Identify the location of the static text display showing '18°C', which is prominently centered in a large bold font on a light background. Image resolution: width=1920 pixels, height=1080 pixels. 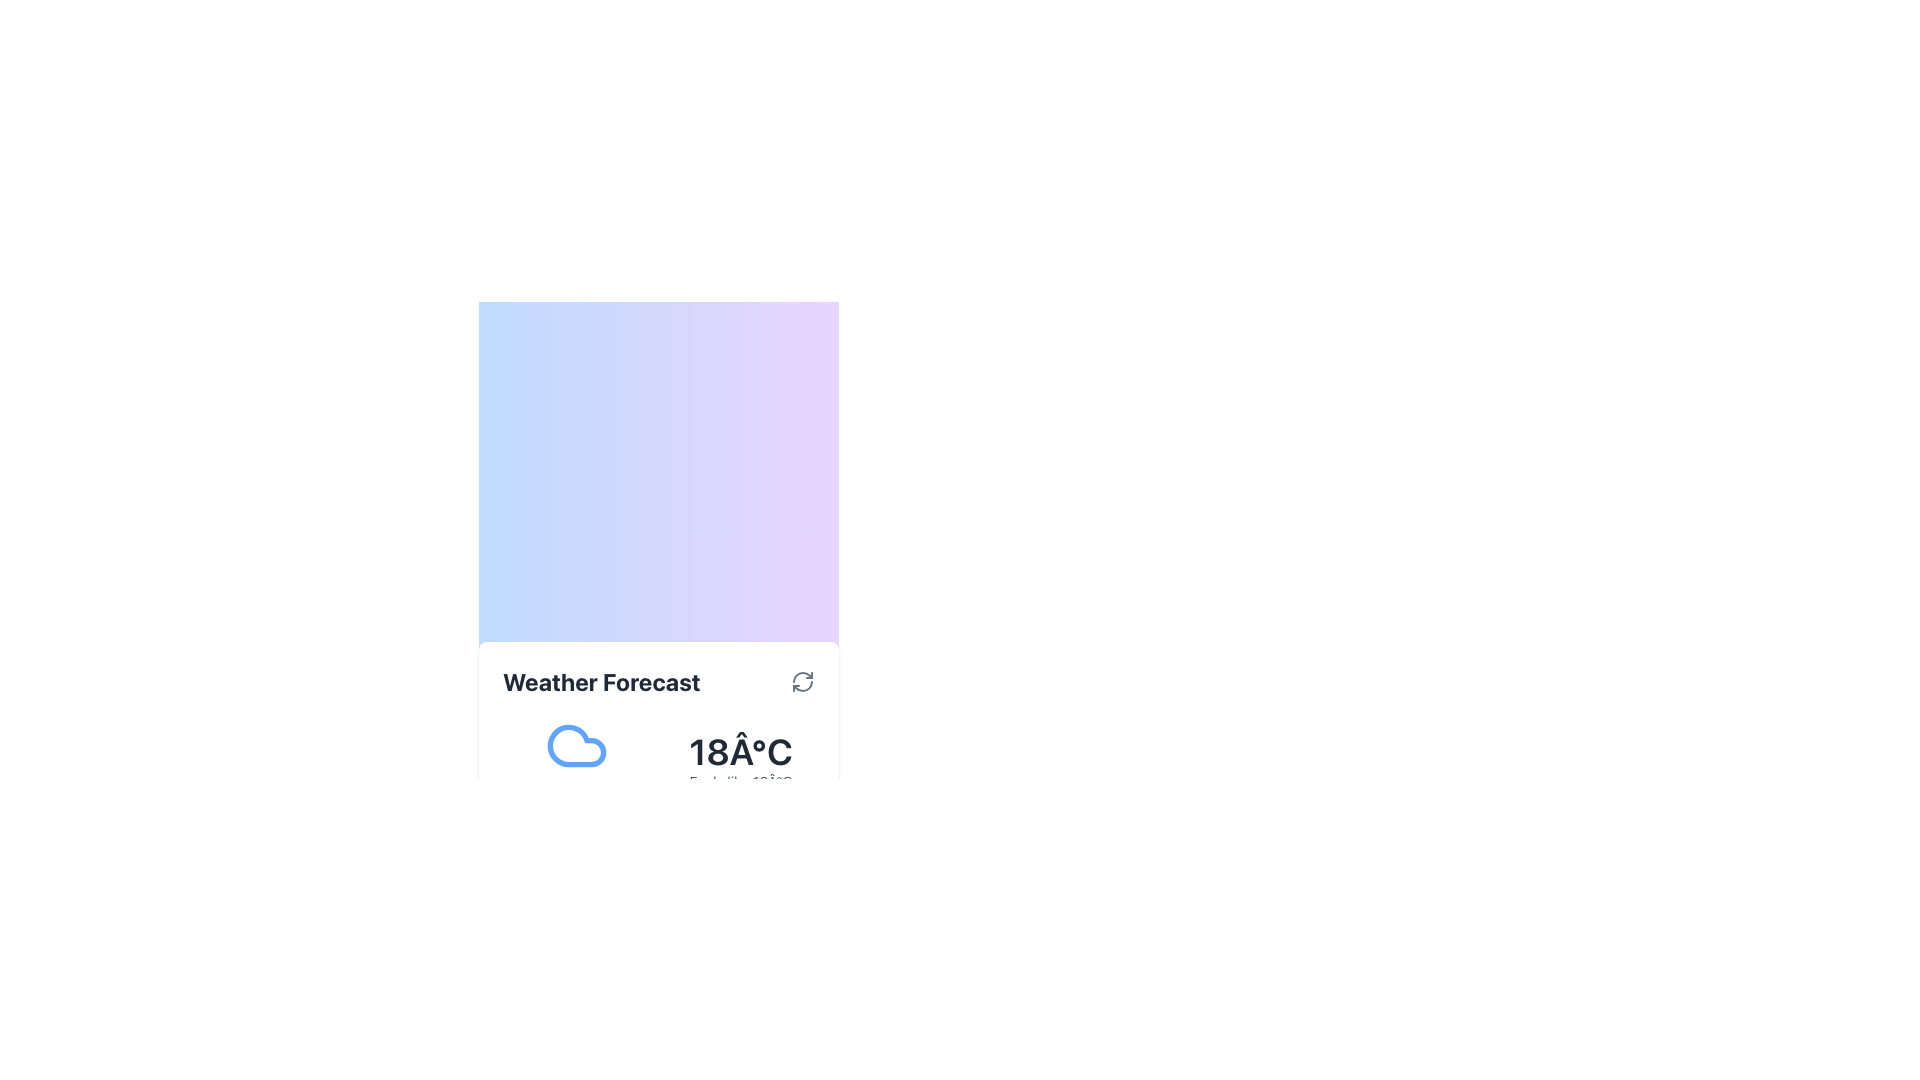
(739, 752).